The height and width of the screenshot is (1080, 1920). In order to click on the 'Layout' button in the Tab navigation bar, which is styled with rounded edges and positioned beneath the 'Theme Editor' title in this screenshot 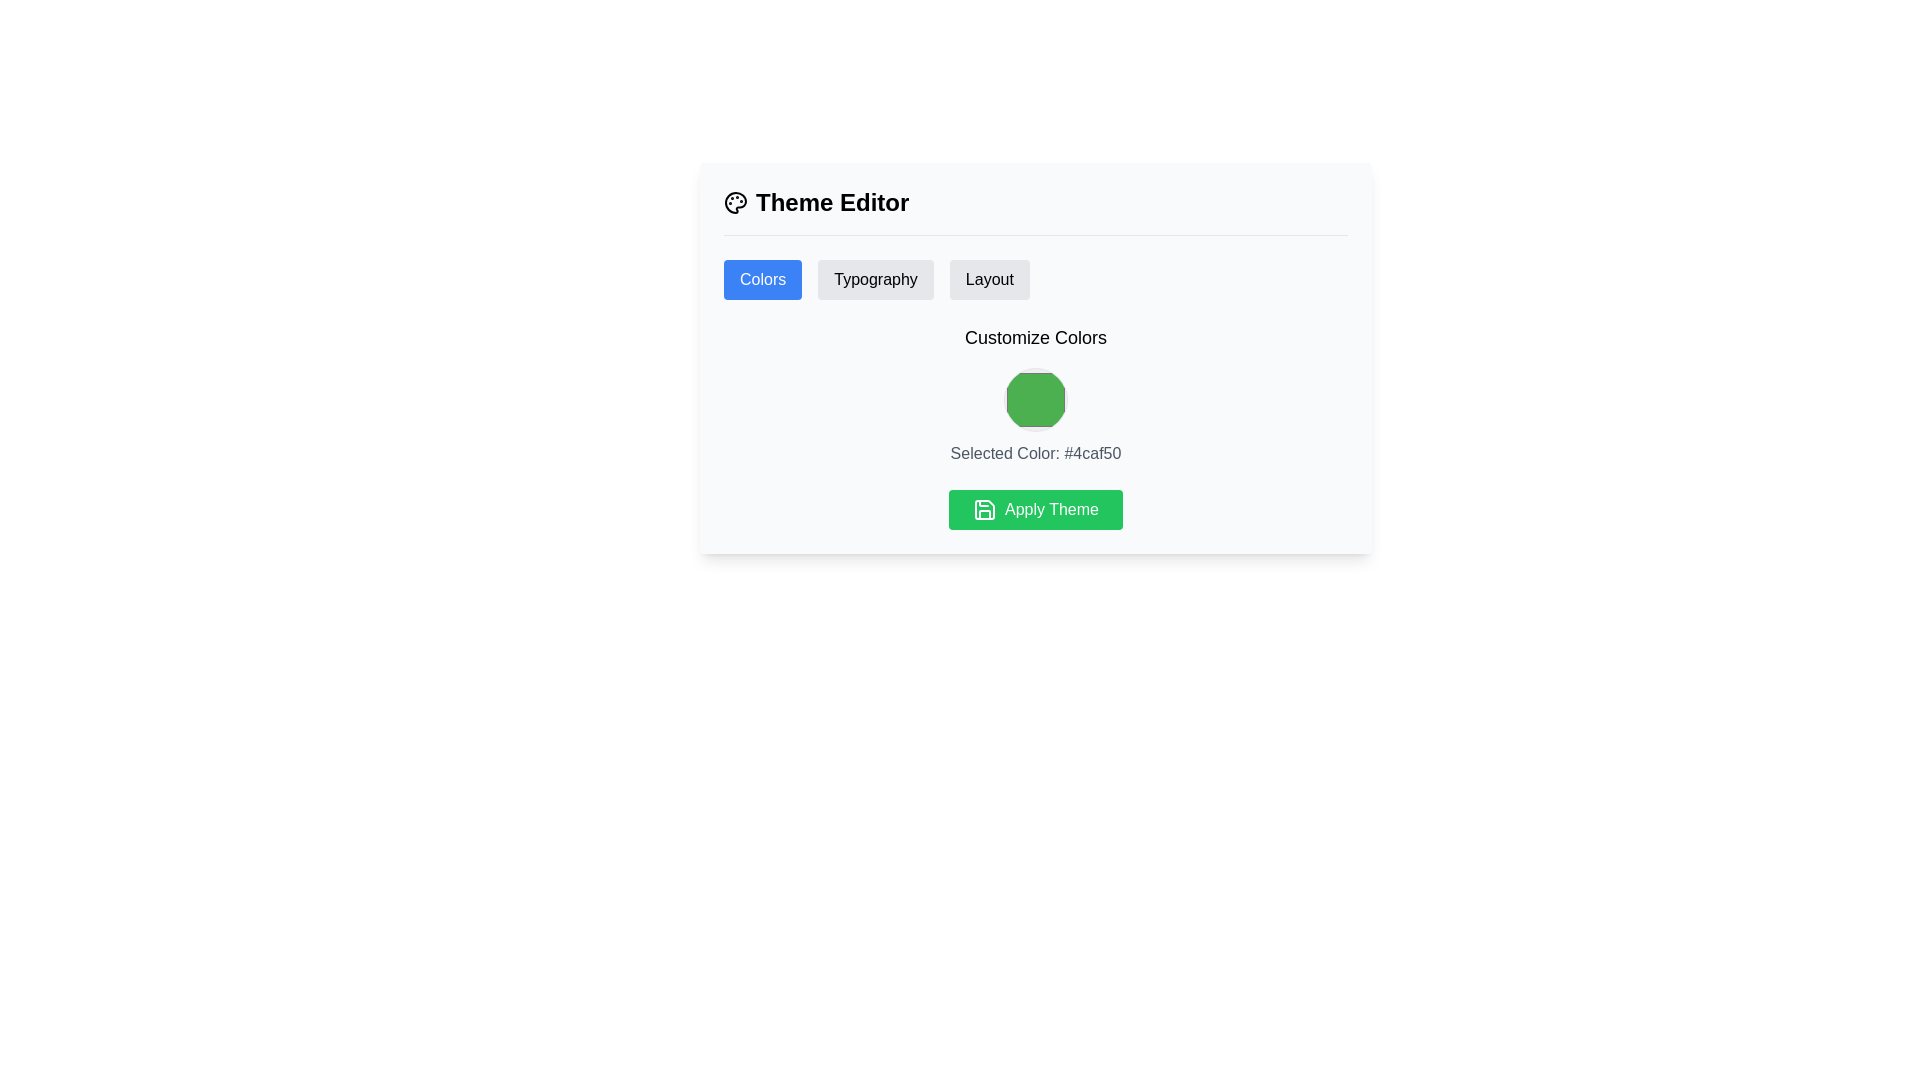, I will do `click(1036, 280)`.